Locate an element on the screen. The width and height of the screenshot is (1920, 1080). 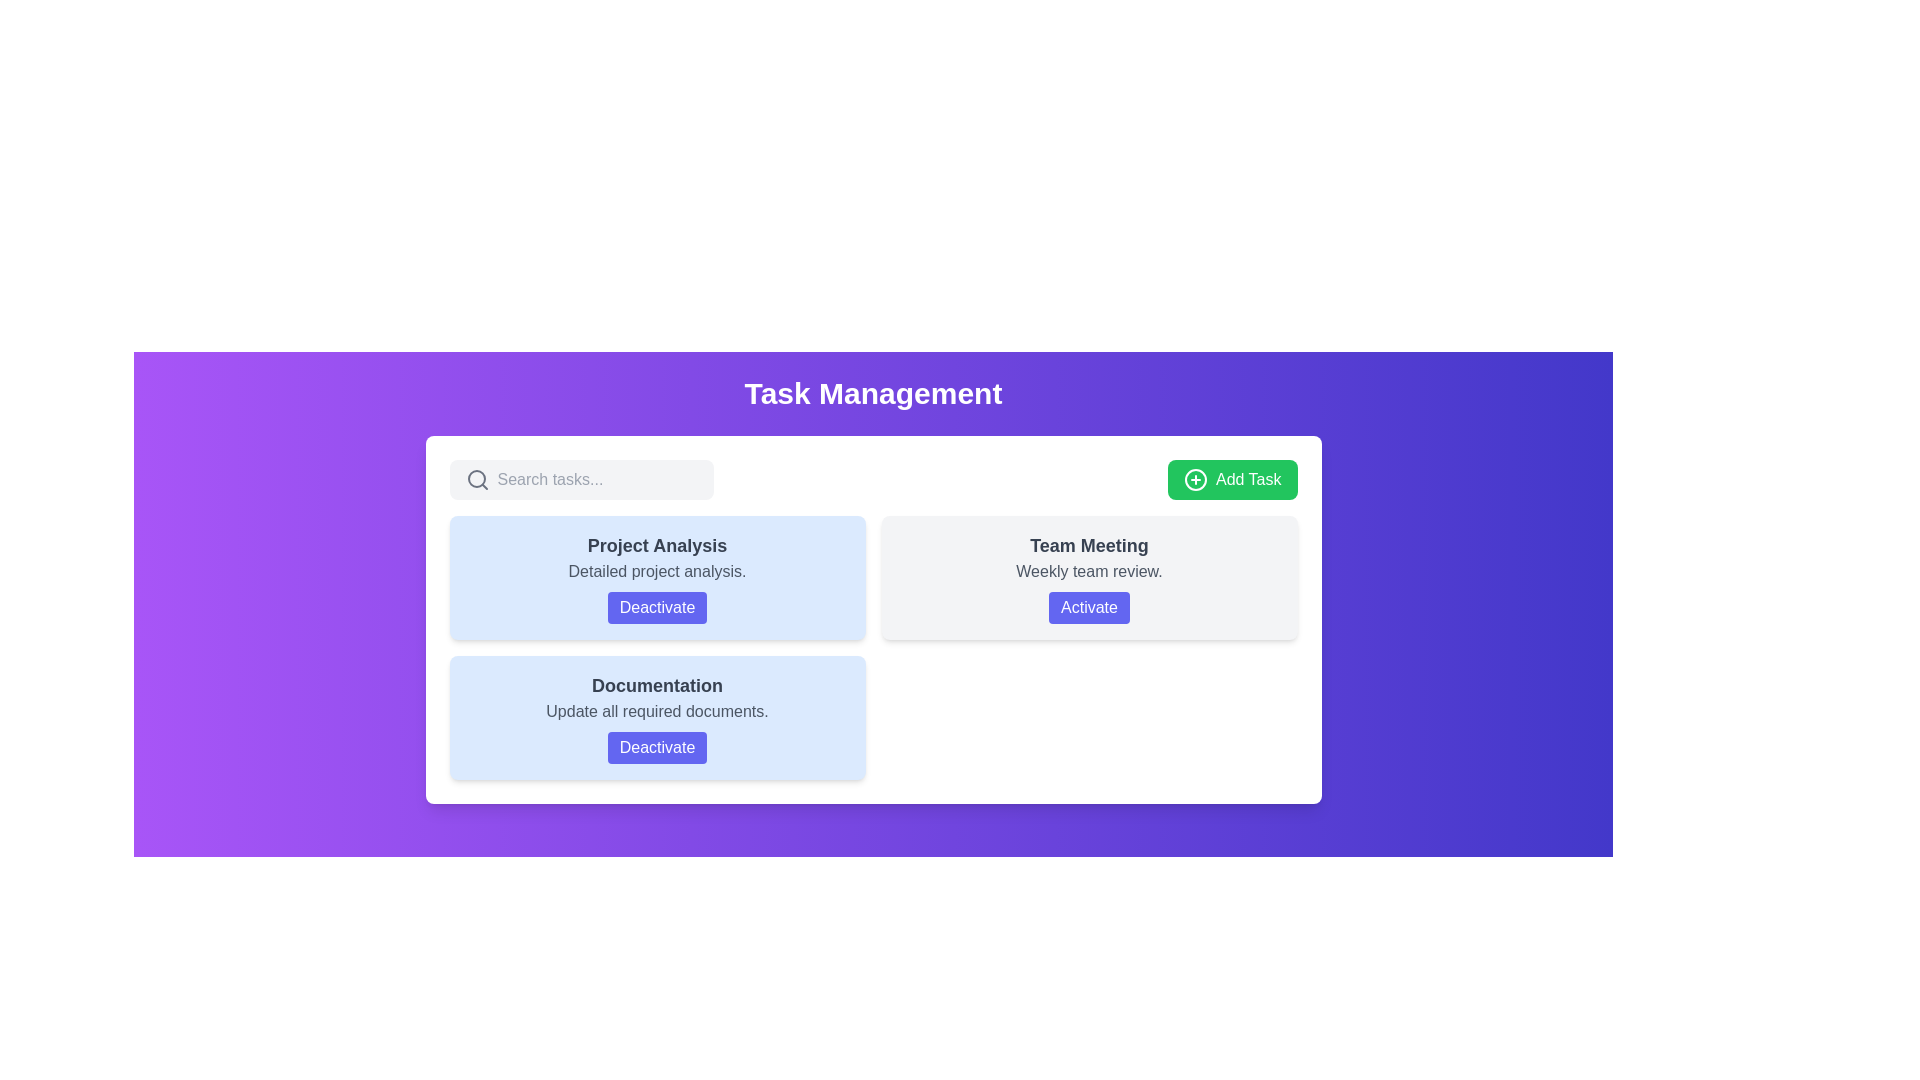
the decorative circle icon within the green 'Add Task' button, which enhances its appearance and indicates the functionality related is located at coordinates (1195, 479).